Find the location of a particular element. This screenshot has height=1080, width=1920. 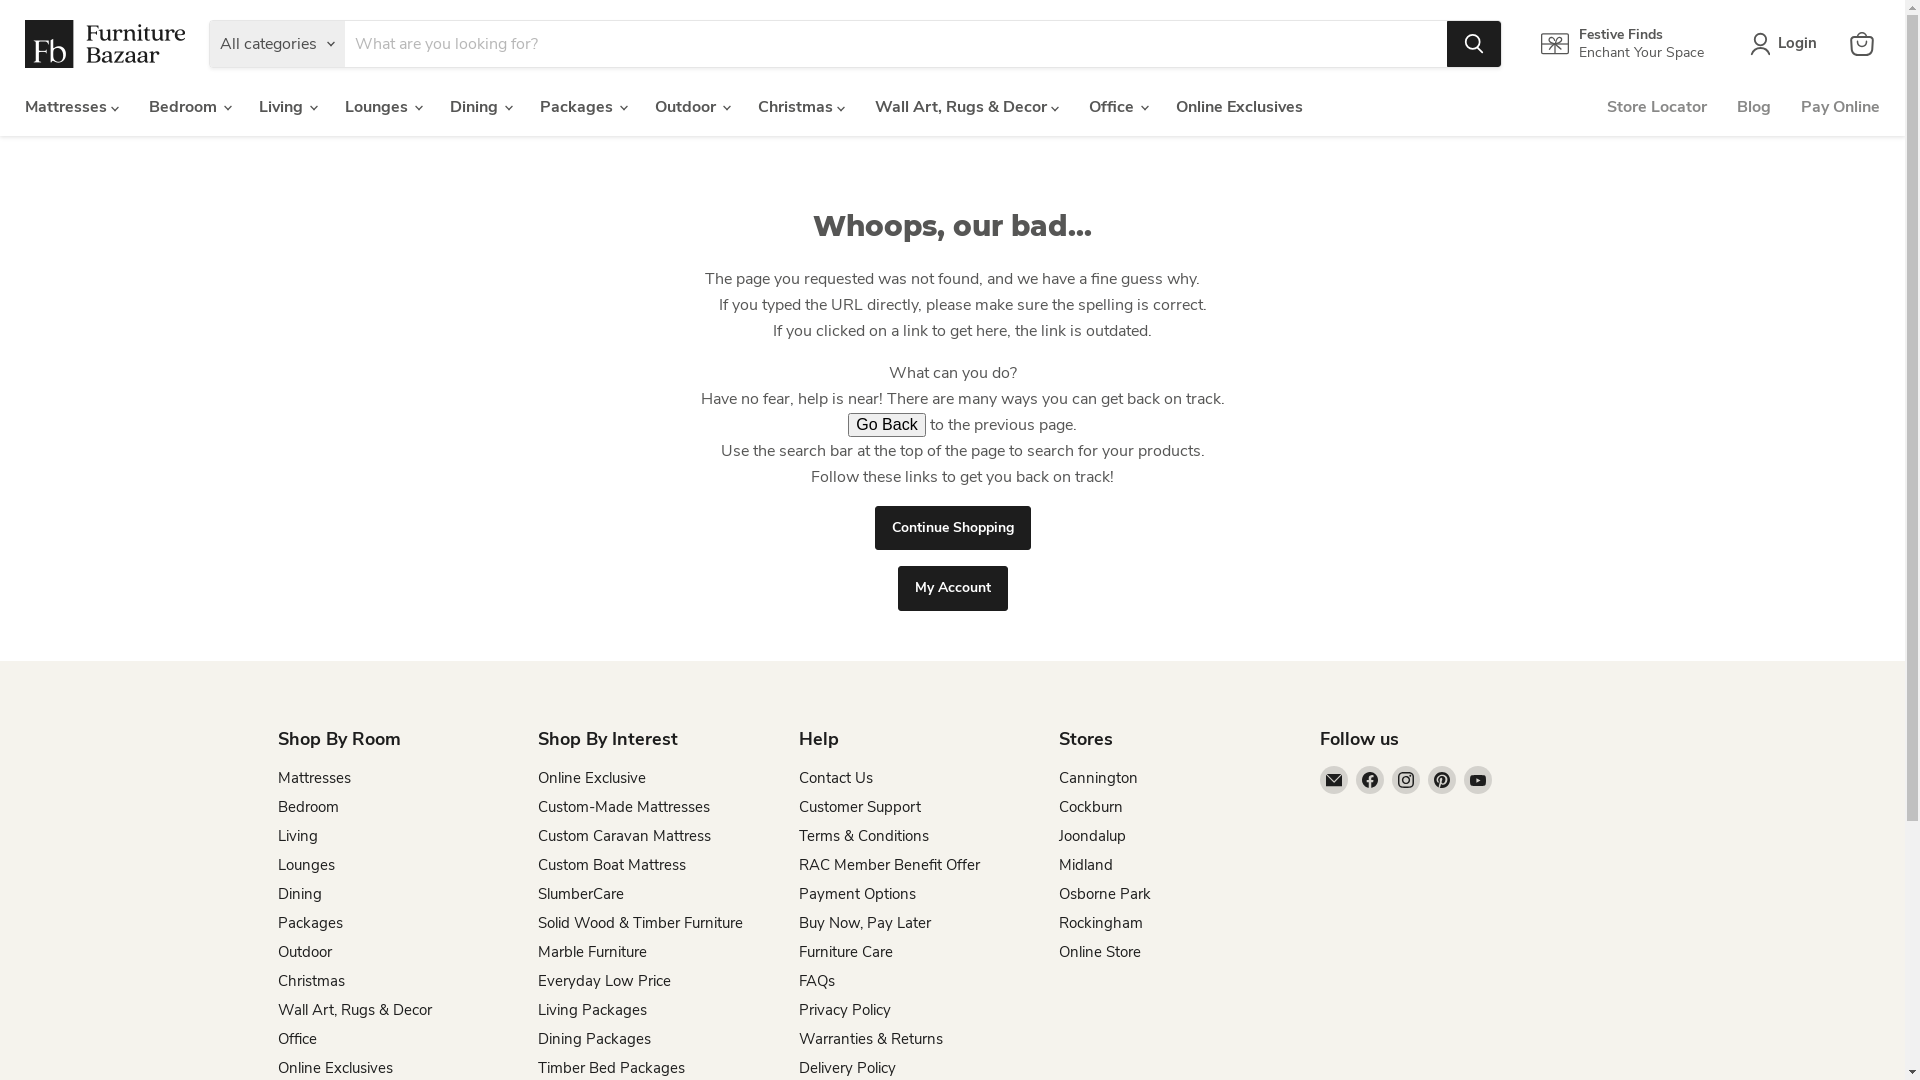

'Privacy Policy' is located at coordinates (844, 1010).